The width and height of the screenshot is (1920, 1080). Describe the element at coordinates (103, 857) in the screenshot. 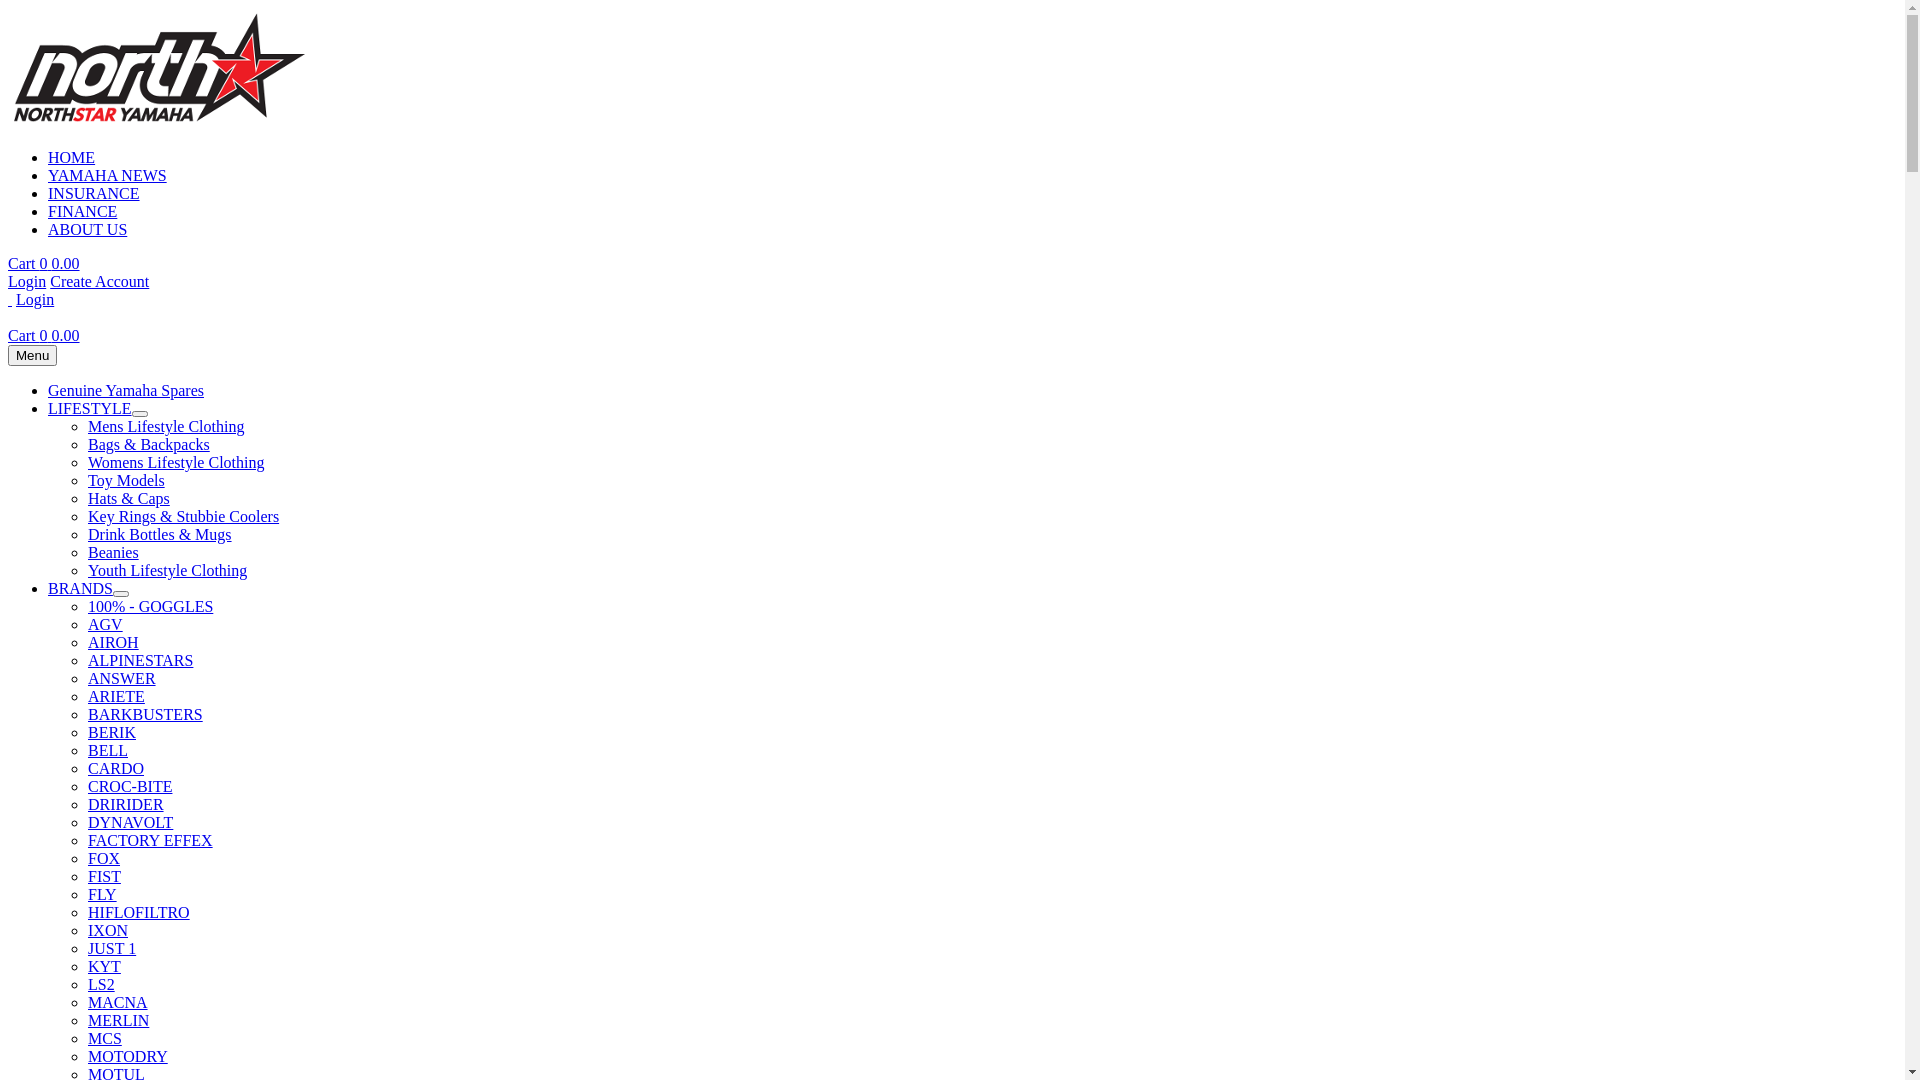

I see `'FOX'` at that location.